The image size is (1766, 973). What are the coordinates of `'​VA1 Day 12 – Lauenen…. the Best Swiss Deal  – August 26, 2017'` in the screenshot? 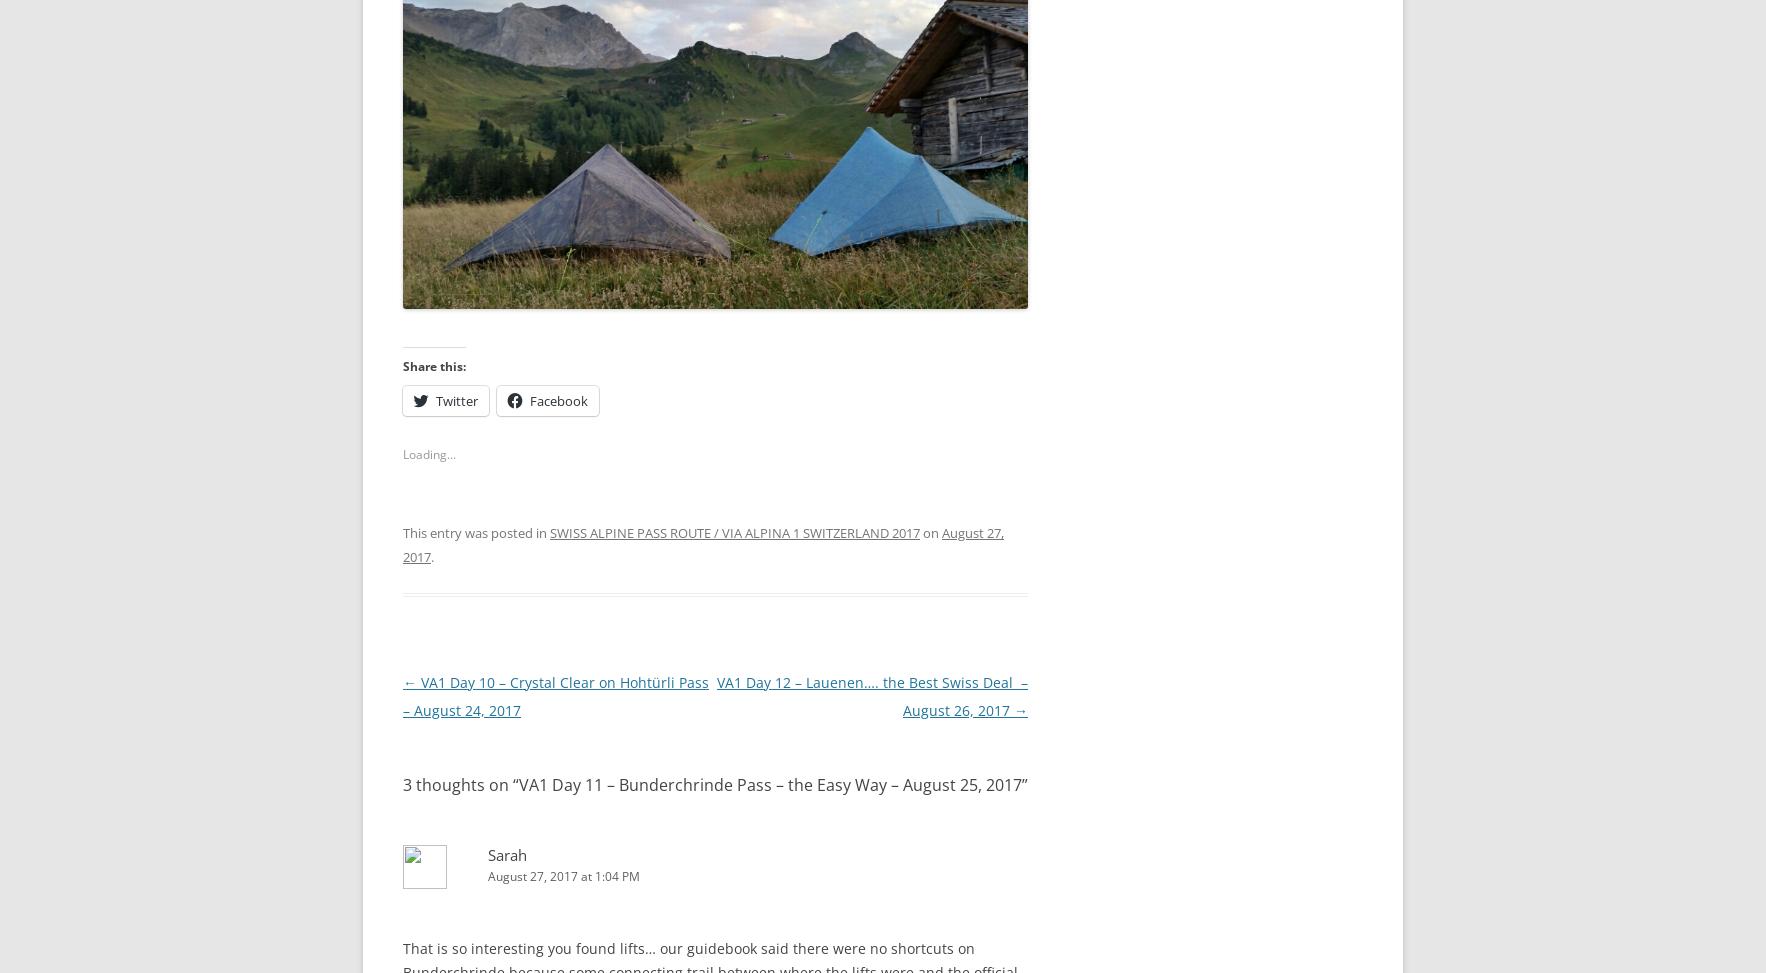 It's located at (871, 690).